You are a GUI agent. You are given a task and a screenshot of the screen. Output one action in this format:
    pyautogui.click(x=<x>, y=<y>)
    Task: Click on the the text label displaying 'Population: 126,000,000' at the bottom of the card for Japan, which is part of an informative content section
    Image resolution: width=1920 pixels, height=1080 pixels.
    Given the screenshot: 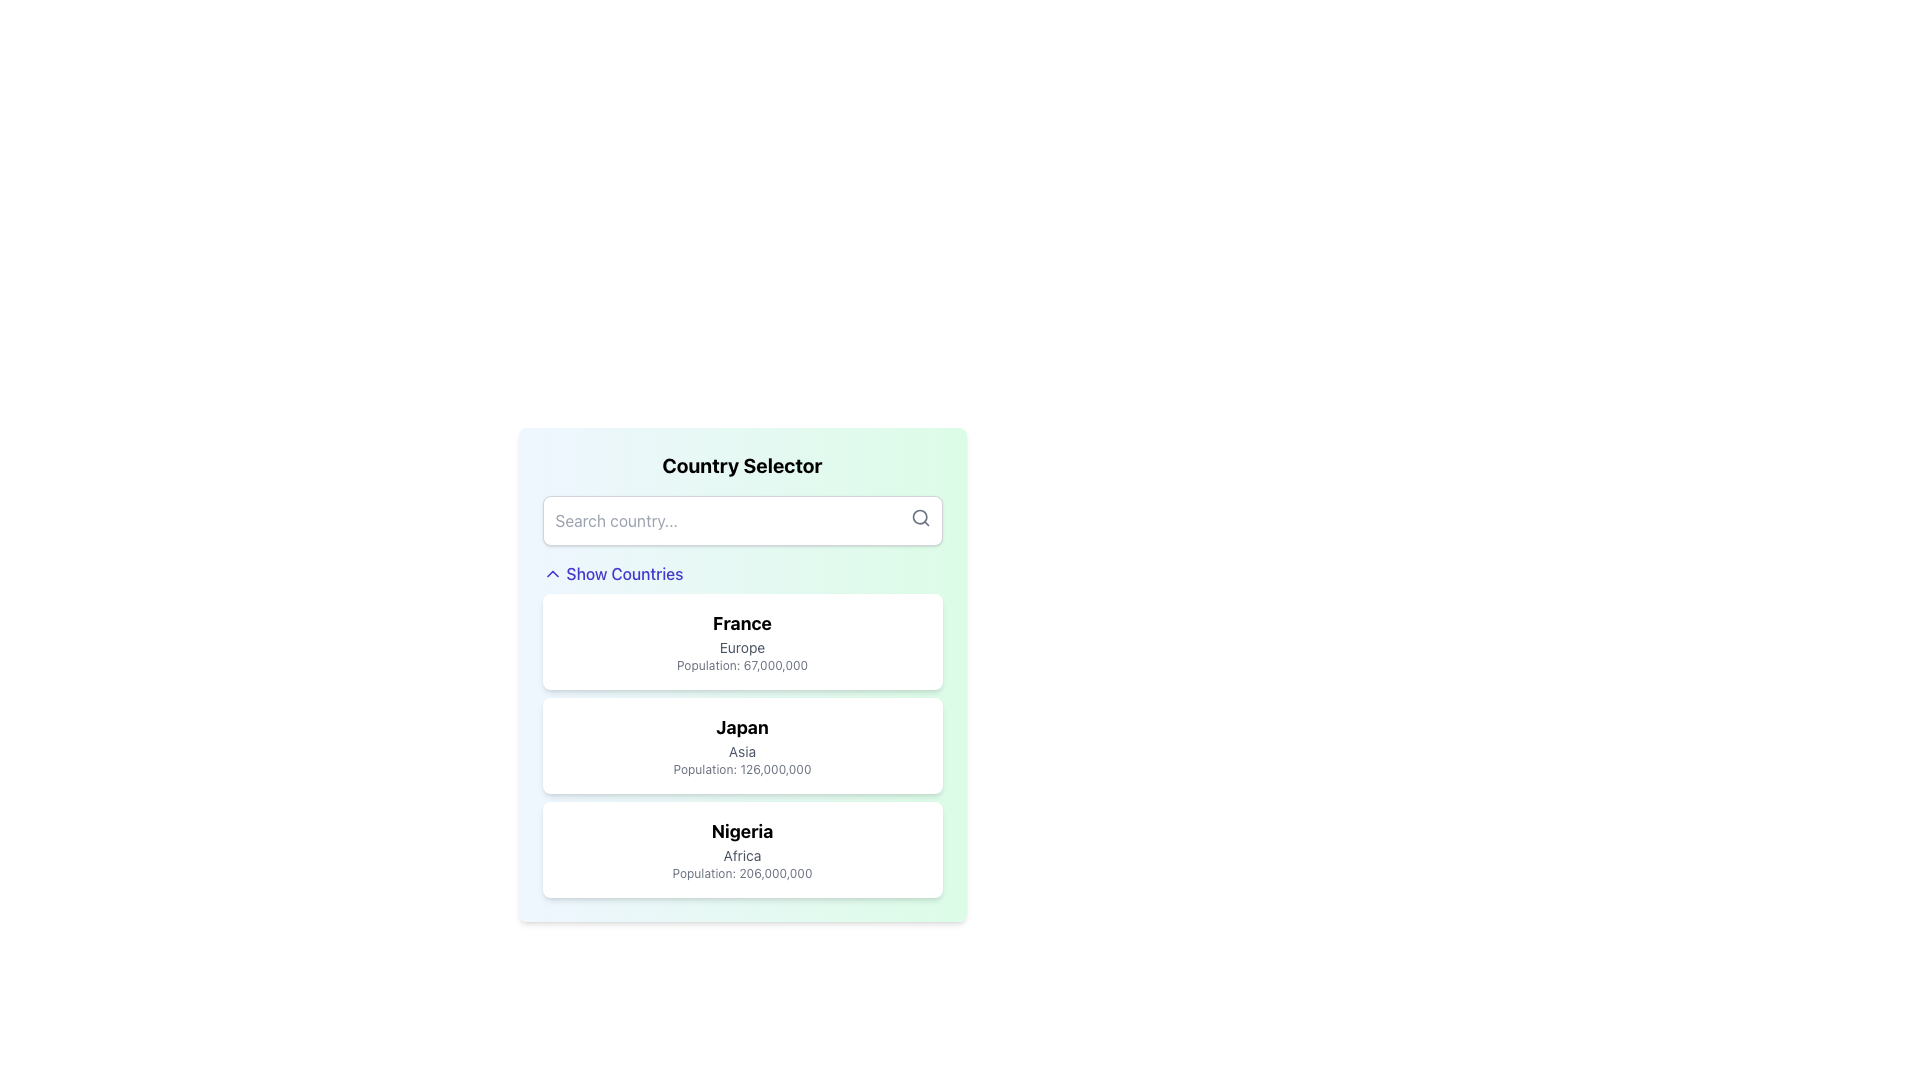 What is the action you would take?
    pyautogui.click(x=741, y=769)
    